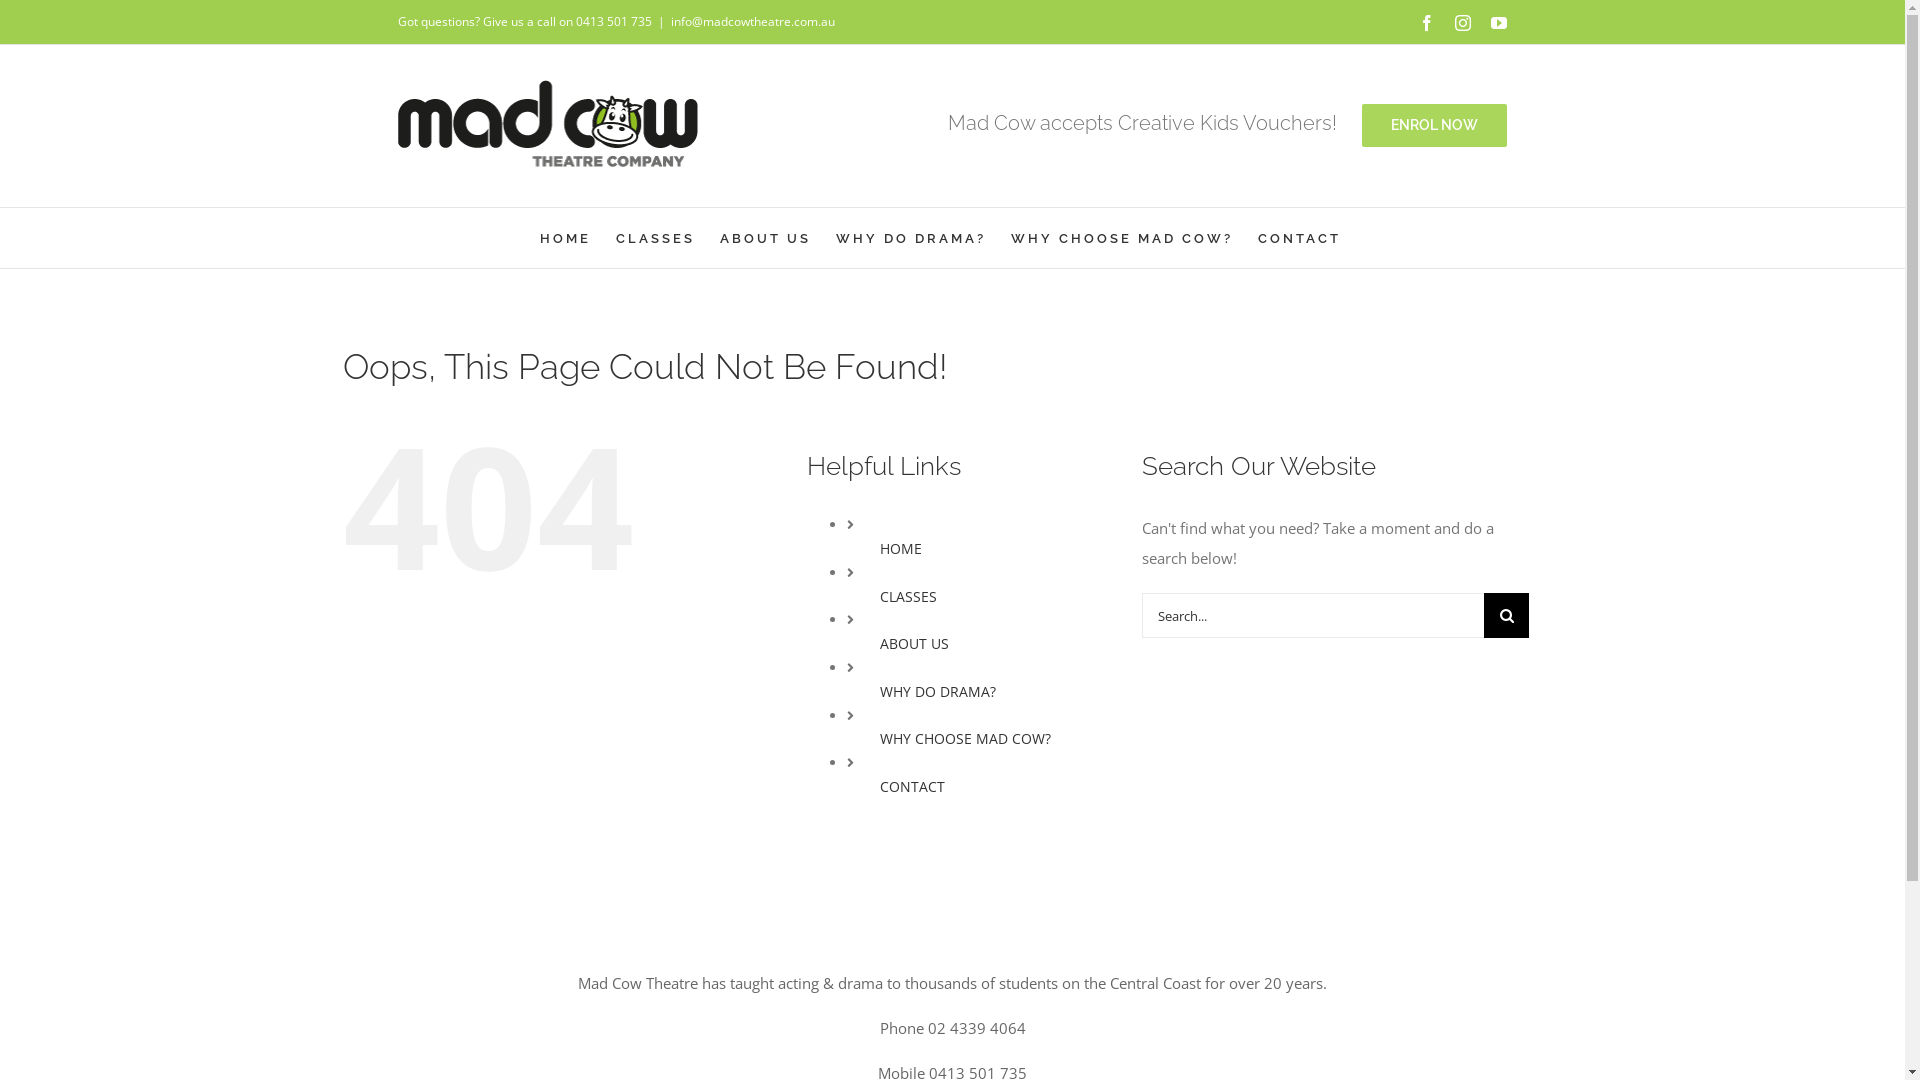 The width and height of the screenshot is (1920, 1080). What do you see at coordinates (1121, 237) in the screenshot?
I see `'WHY CHOOSE MAD COW?'` at bounding box center [1121, 237].